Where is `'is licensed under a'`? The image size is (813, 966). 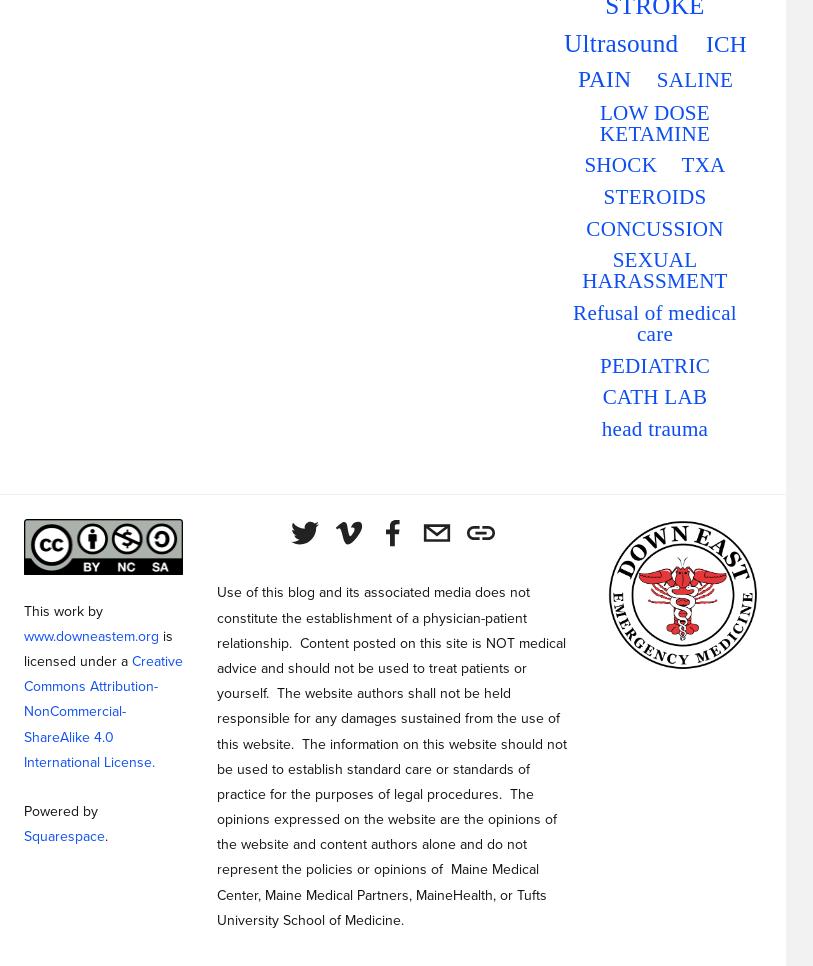 'is licensed under a' is located at coordinates (99, 647).